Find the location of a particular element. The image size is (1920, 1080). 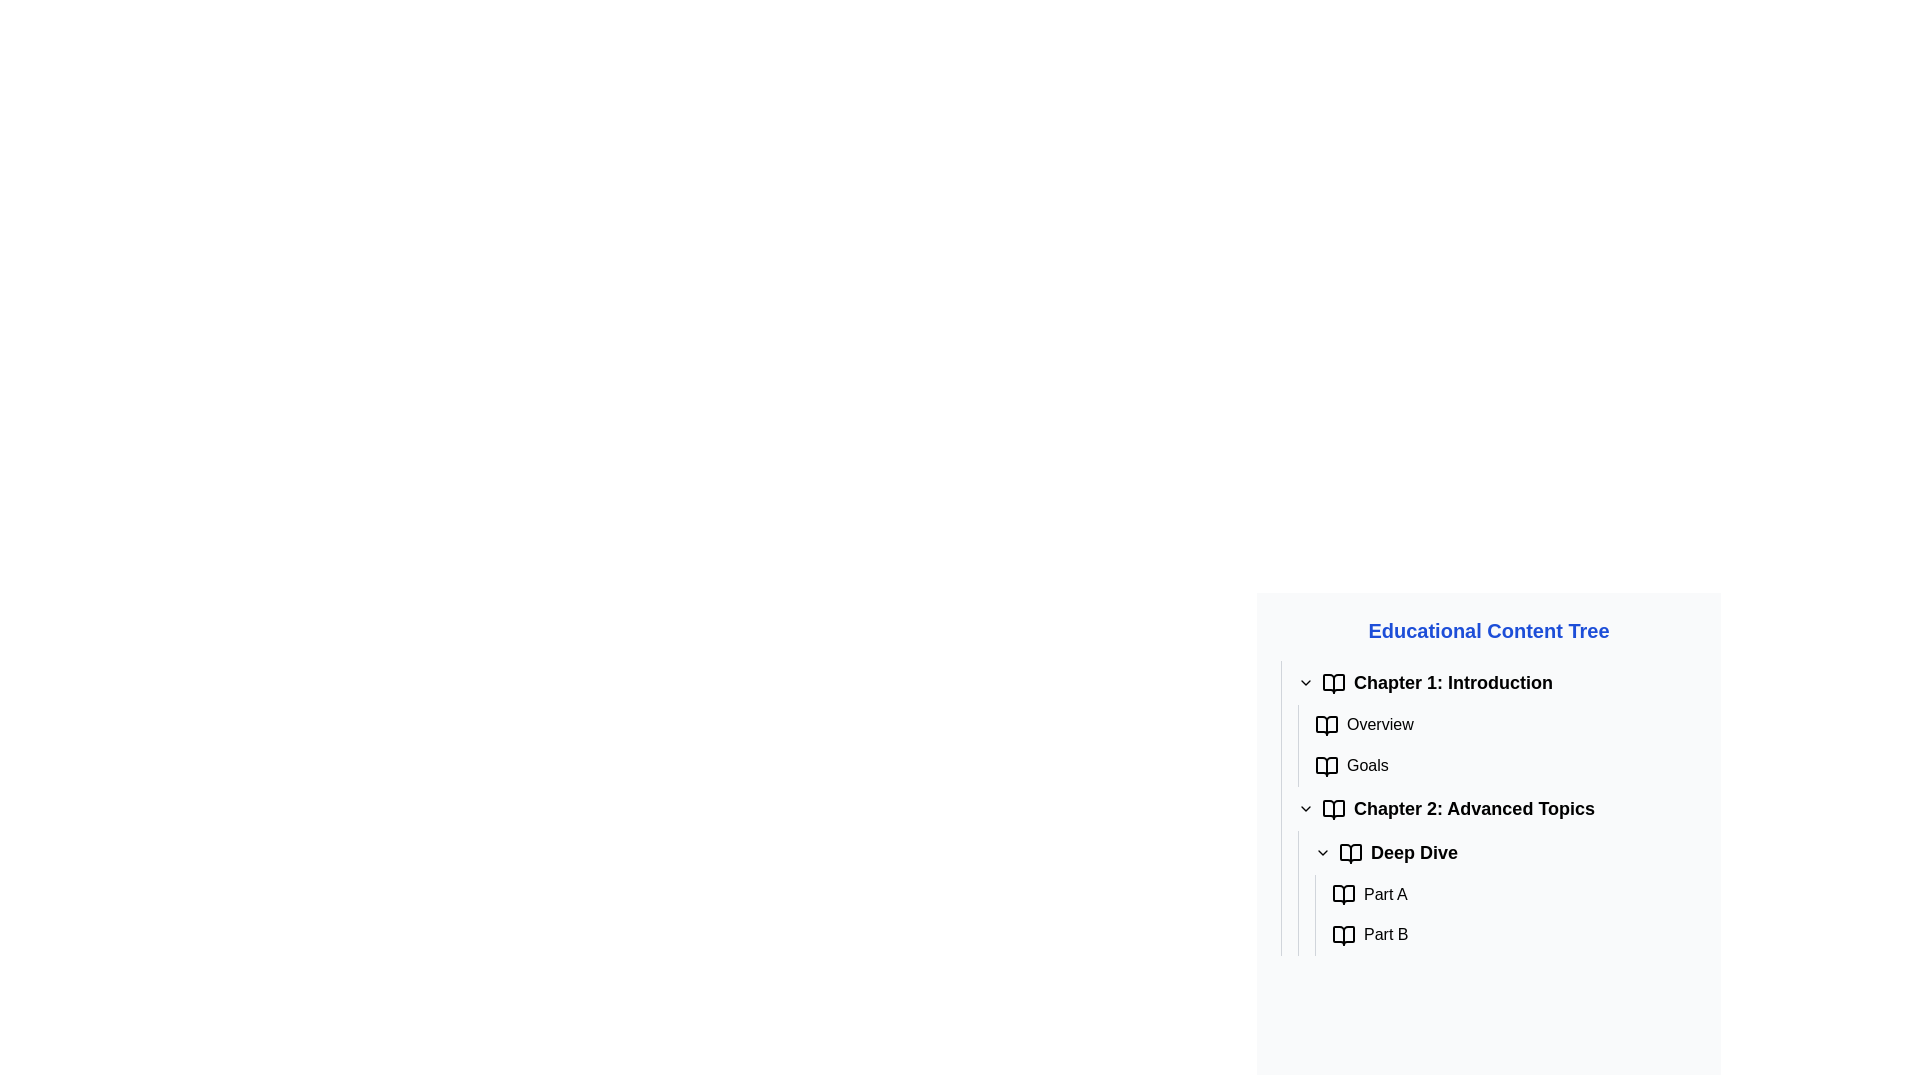

the chevron toggle button for 'Chapter 2: Advanced Topics' is located at coordinates (1305, 806).